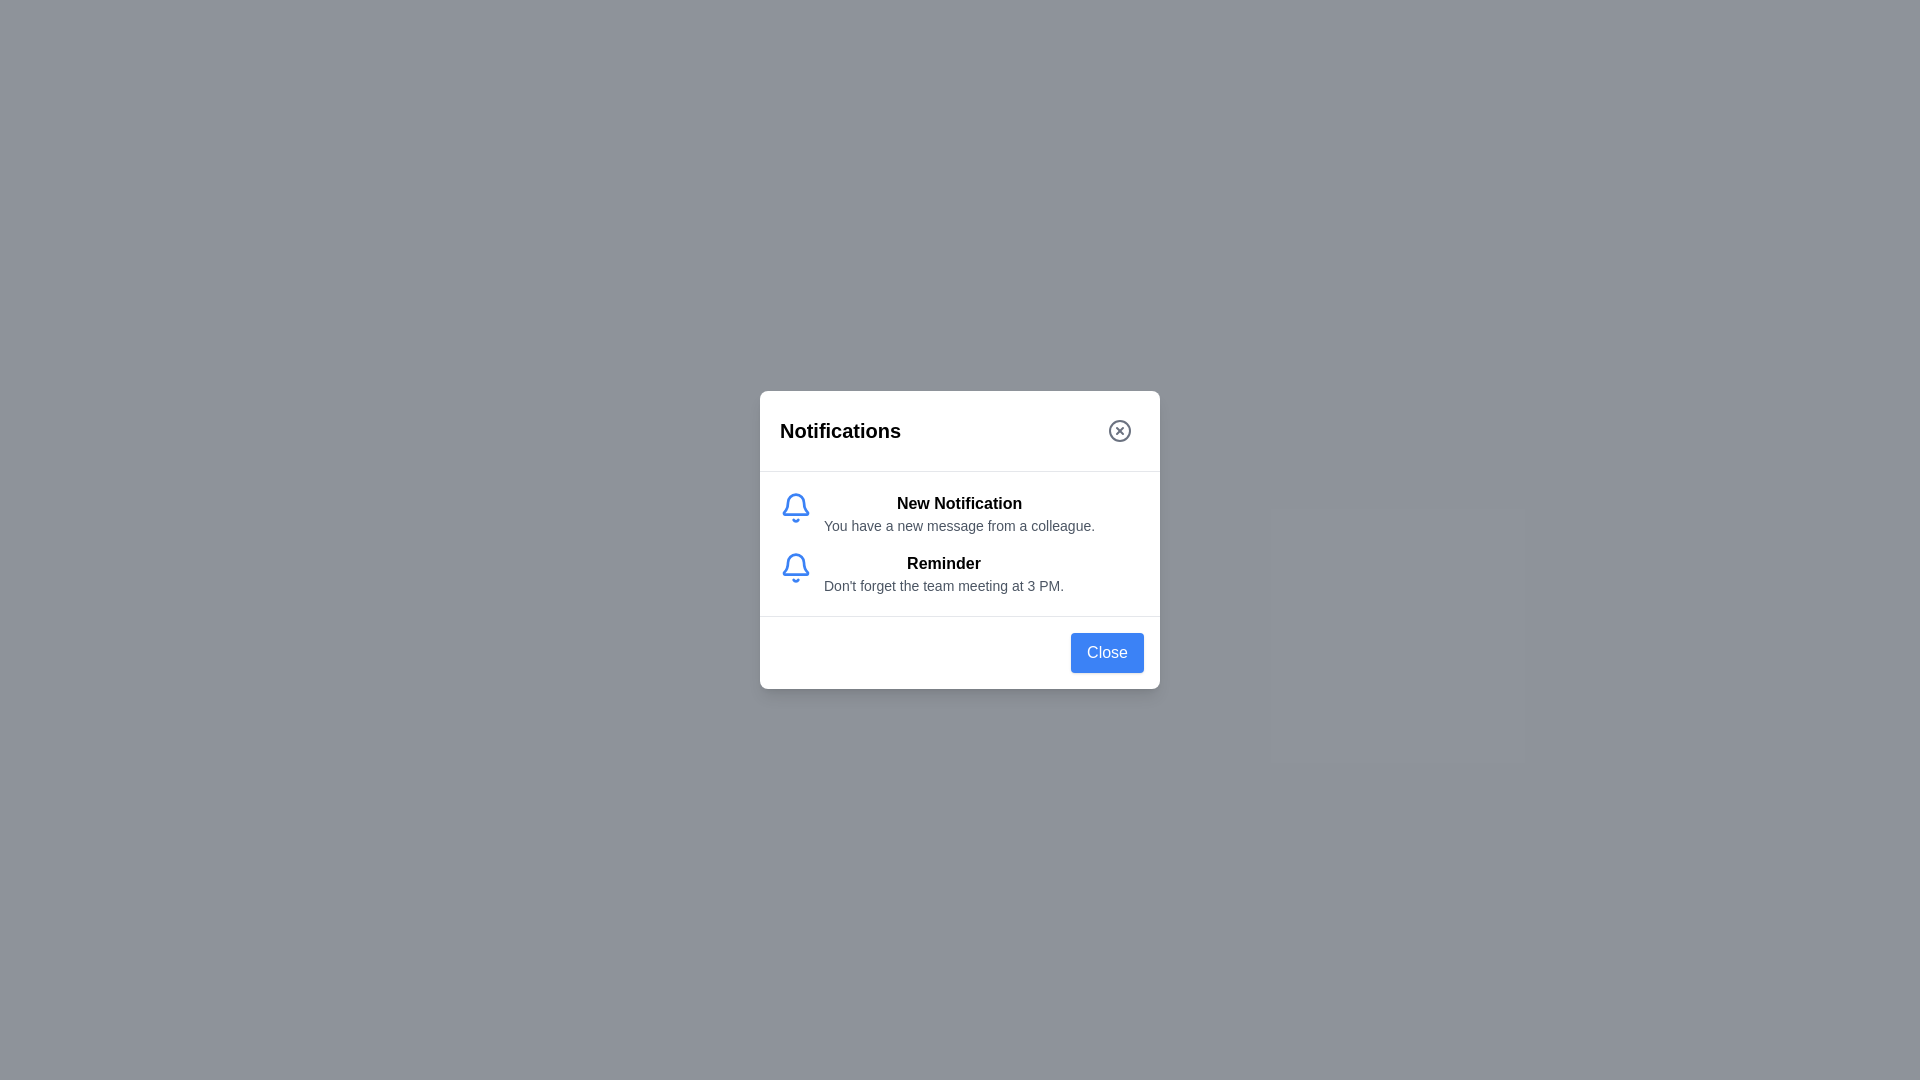  I want to click on the Text block that provides a notification message reminding the user of a scheduled team meeting, located below the 'New Notification' title and next to the bell icon, so click(943, 574).